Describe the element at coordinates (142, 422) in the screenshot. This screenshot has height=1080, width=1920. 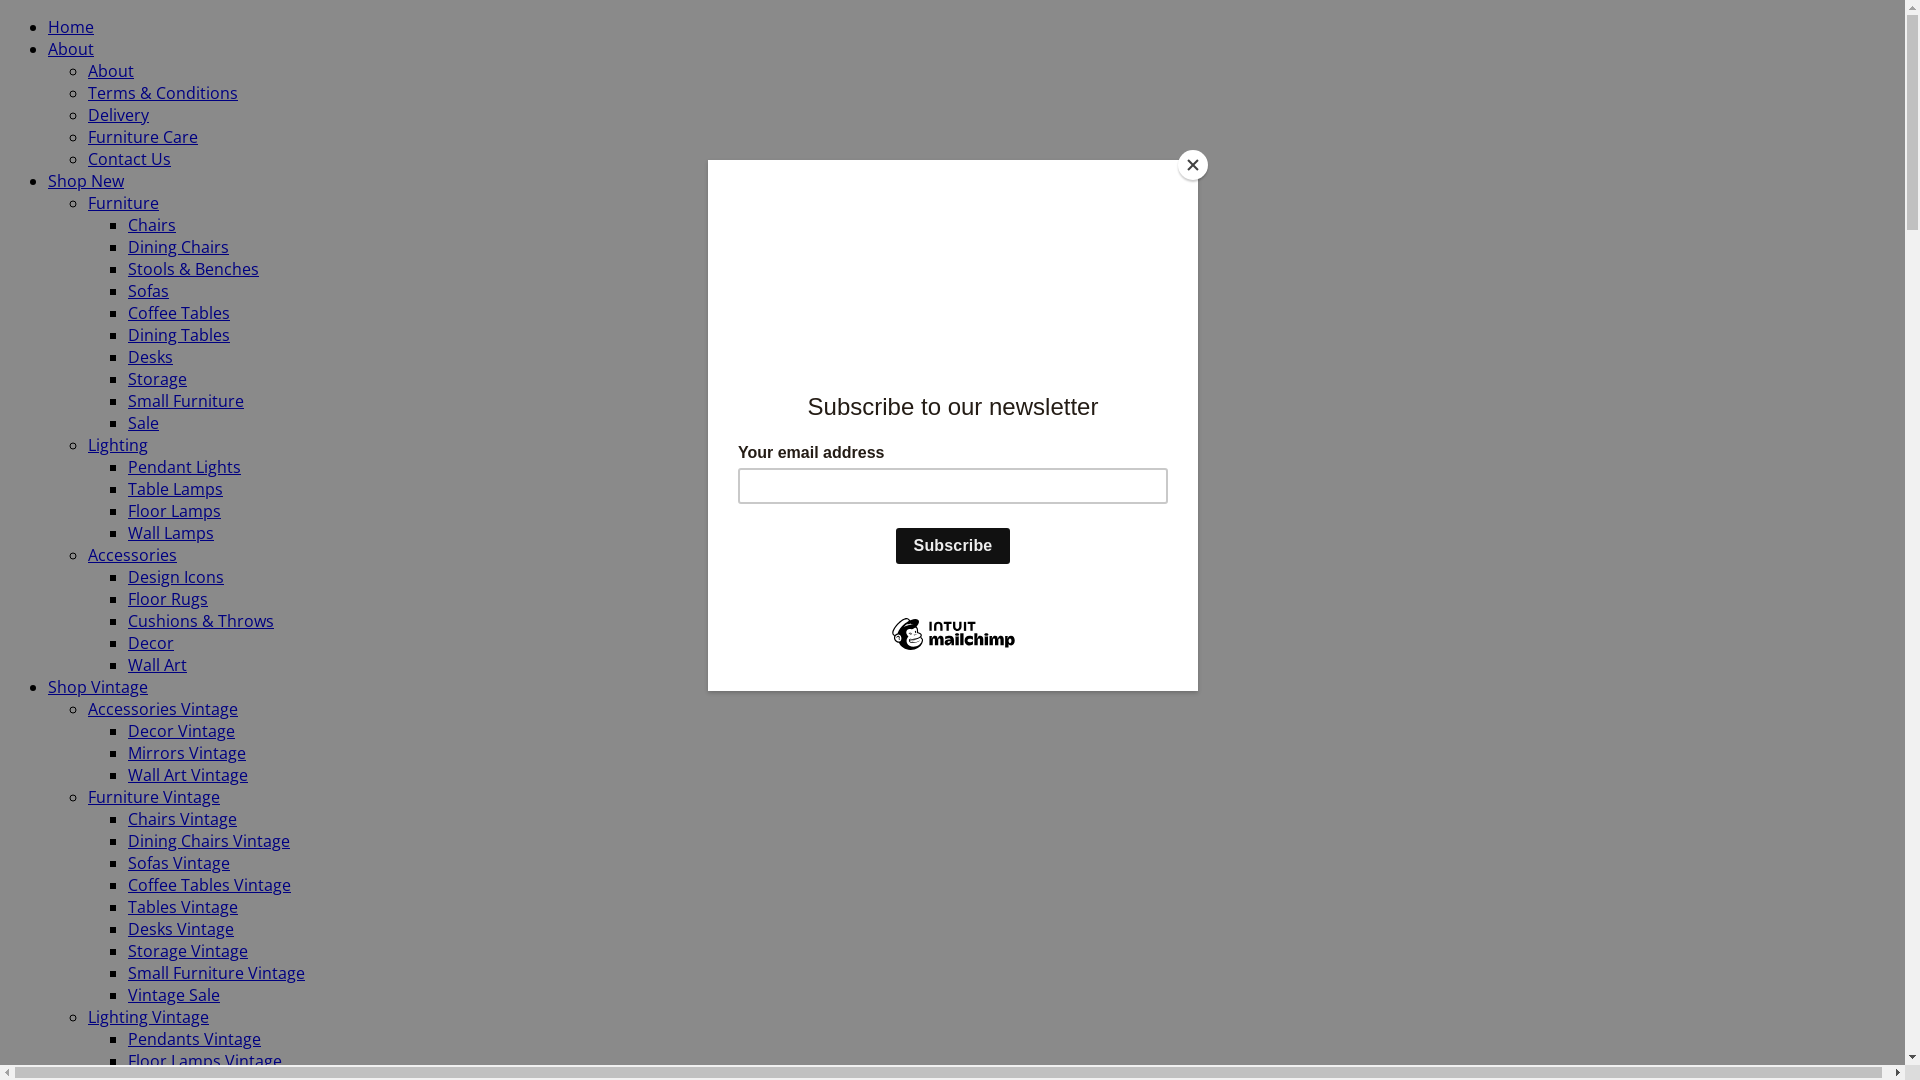
I see `'Sale'` at that location.